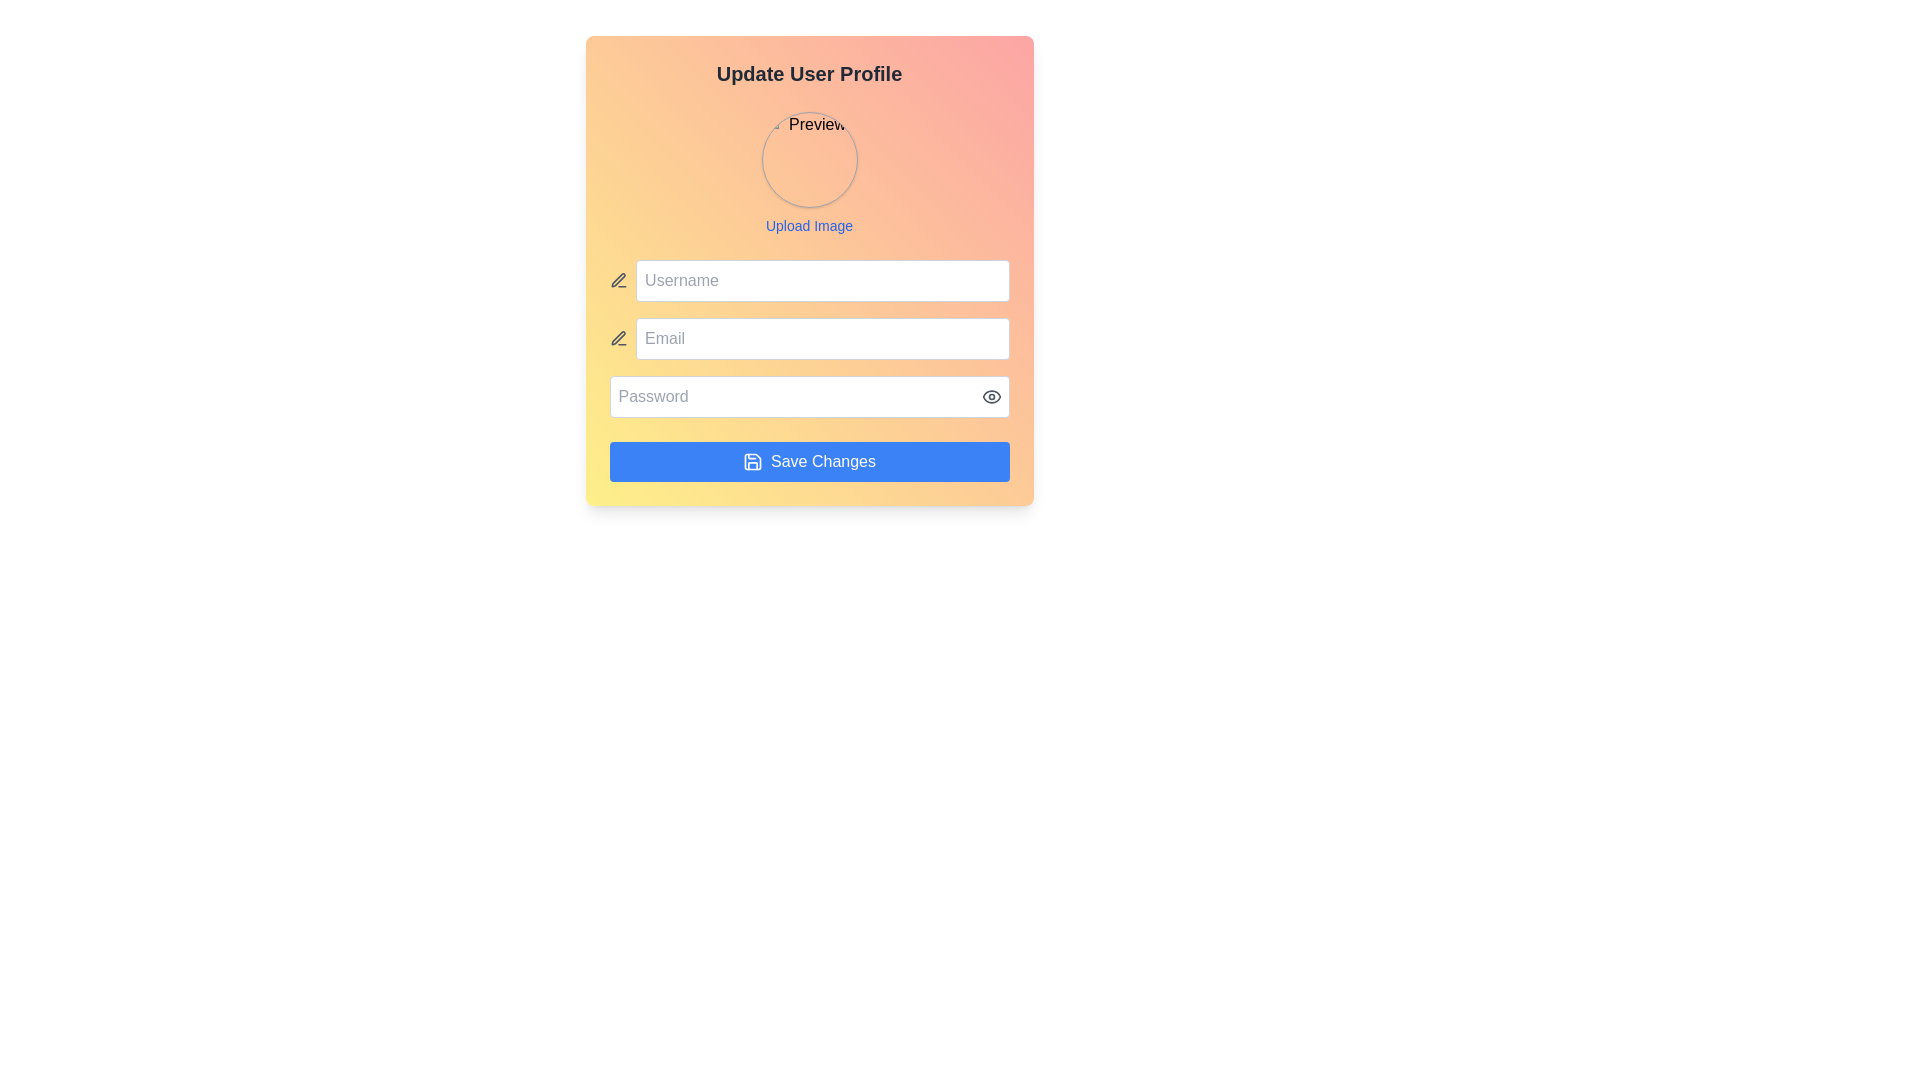 The width and height of the screenshot is (1920, 1080). Describe the element at coordinates (617, 281) in the screenshot. I see `the first pen icon with an outlined gray design located to the far left of the username input box` at that location.